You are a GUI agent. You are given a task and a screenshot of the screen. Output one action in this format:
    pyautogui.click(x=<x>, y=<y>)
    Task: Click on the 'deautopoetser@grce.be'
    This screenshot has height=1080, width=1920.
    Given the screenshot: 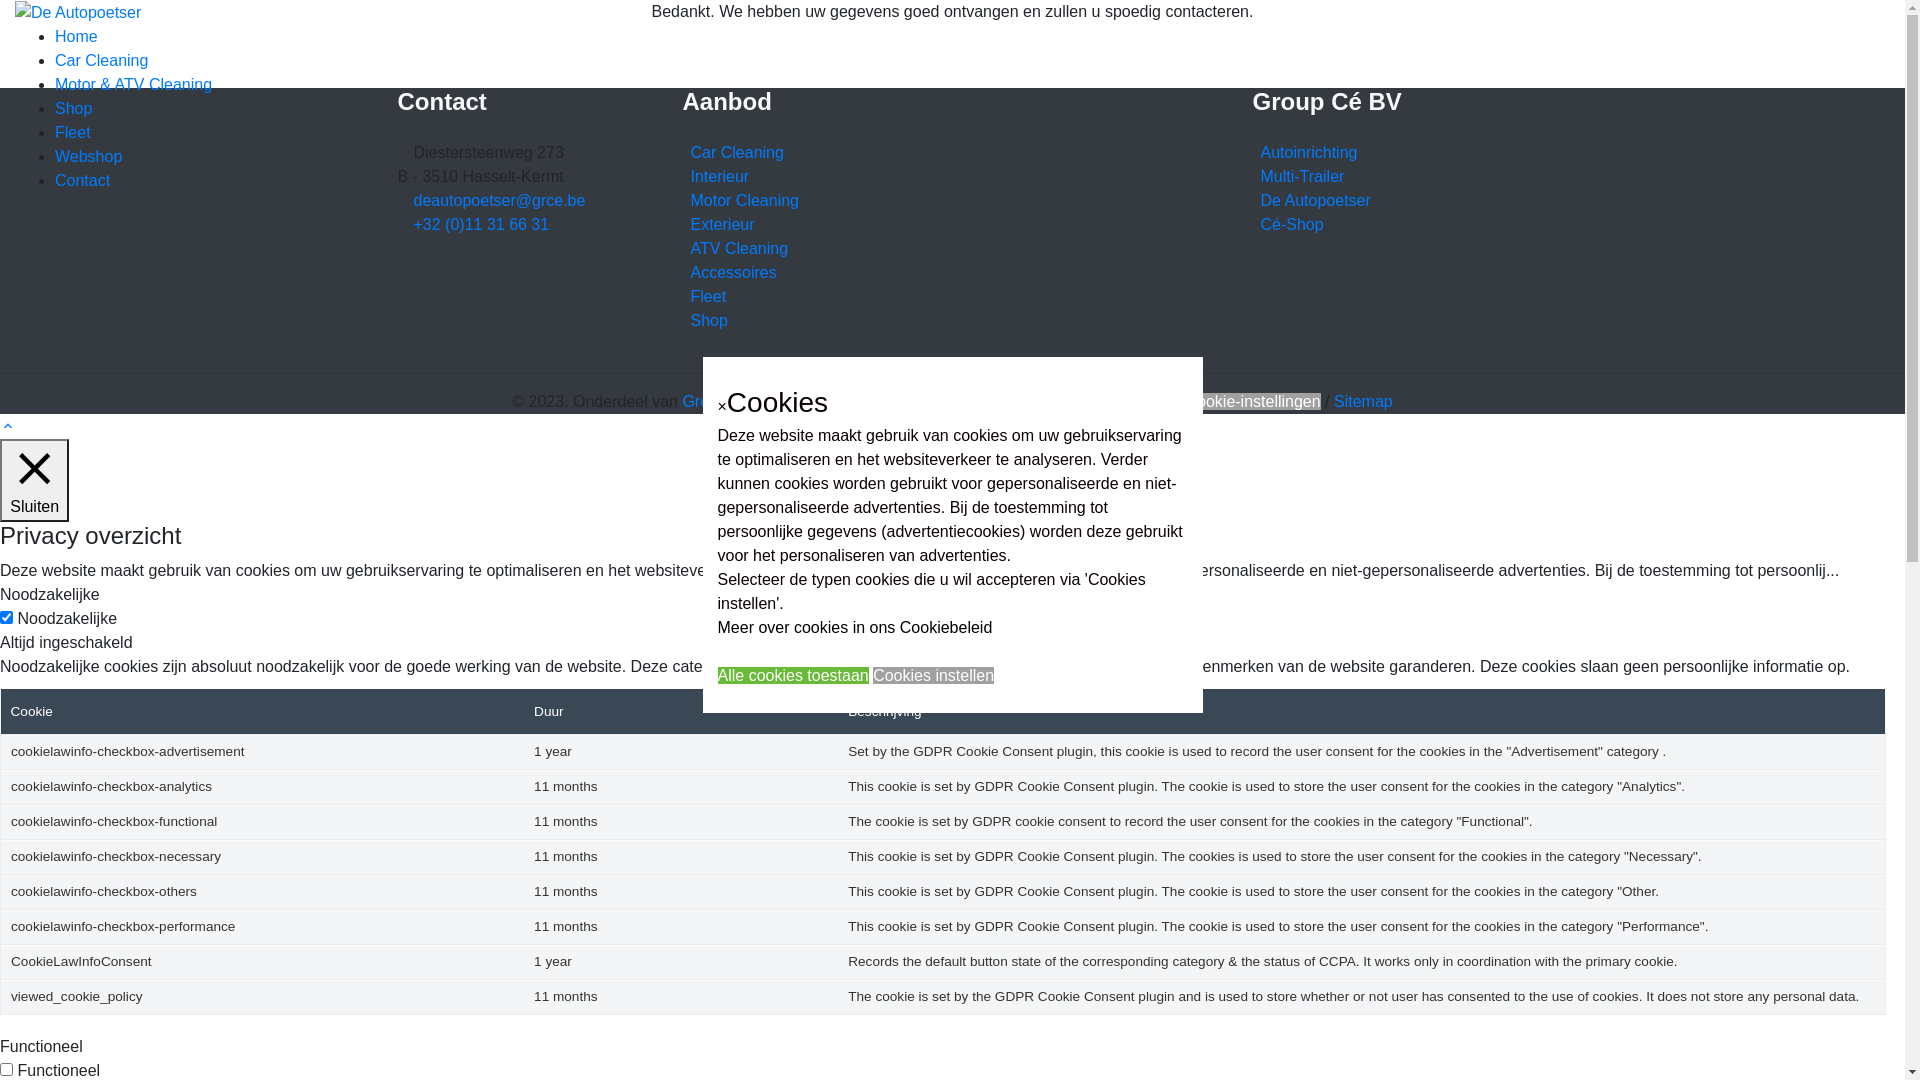 What is the action you would take?
    pyautogui.click(x=499, y=200)
    